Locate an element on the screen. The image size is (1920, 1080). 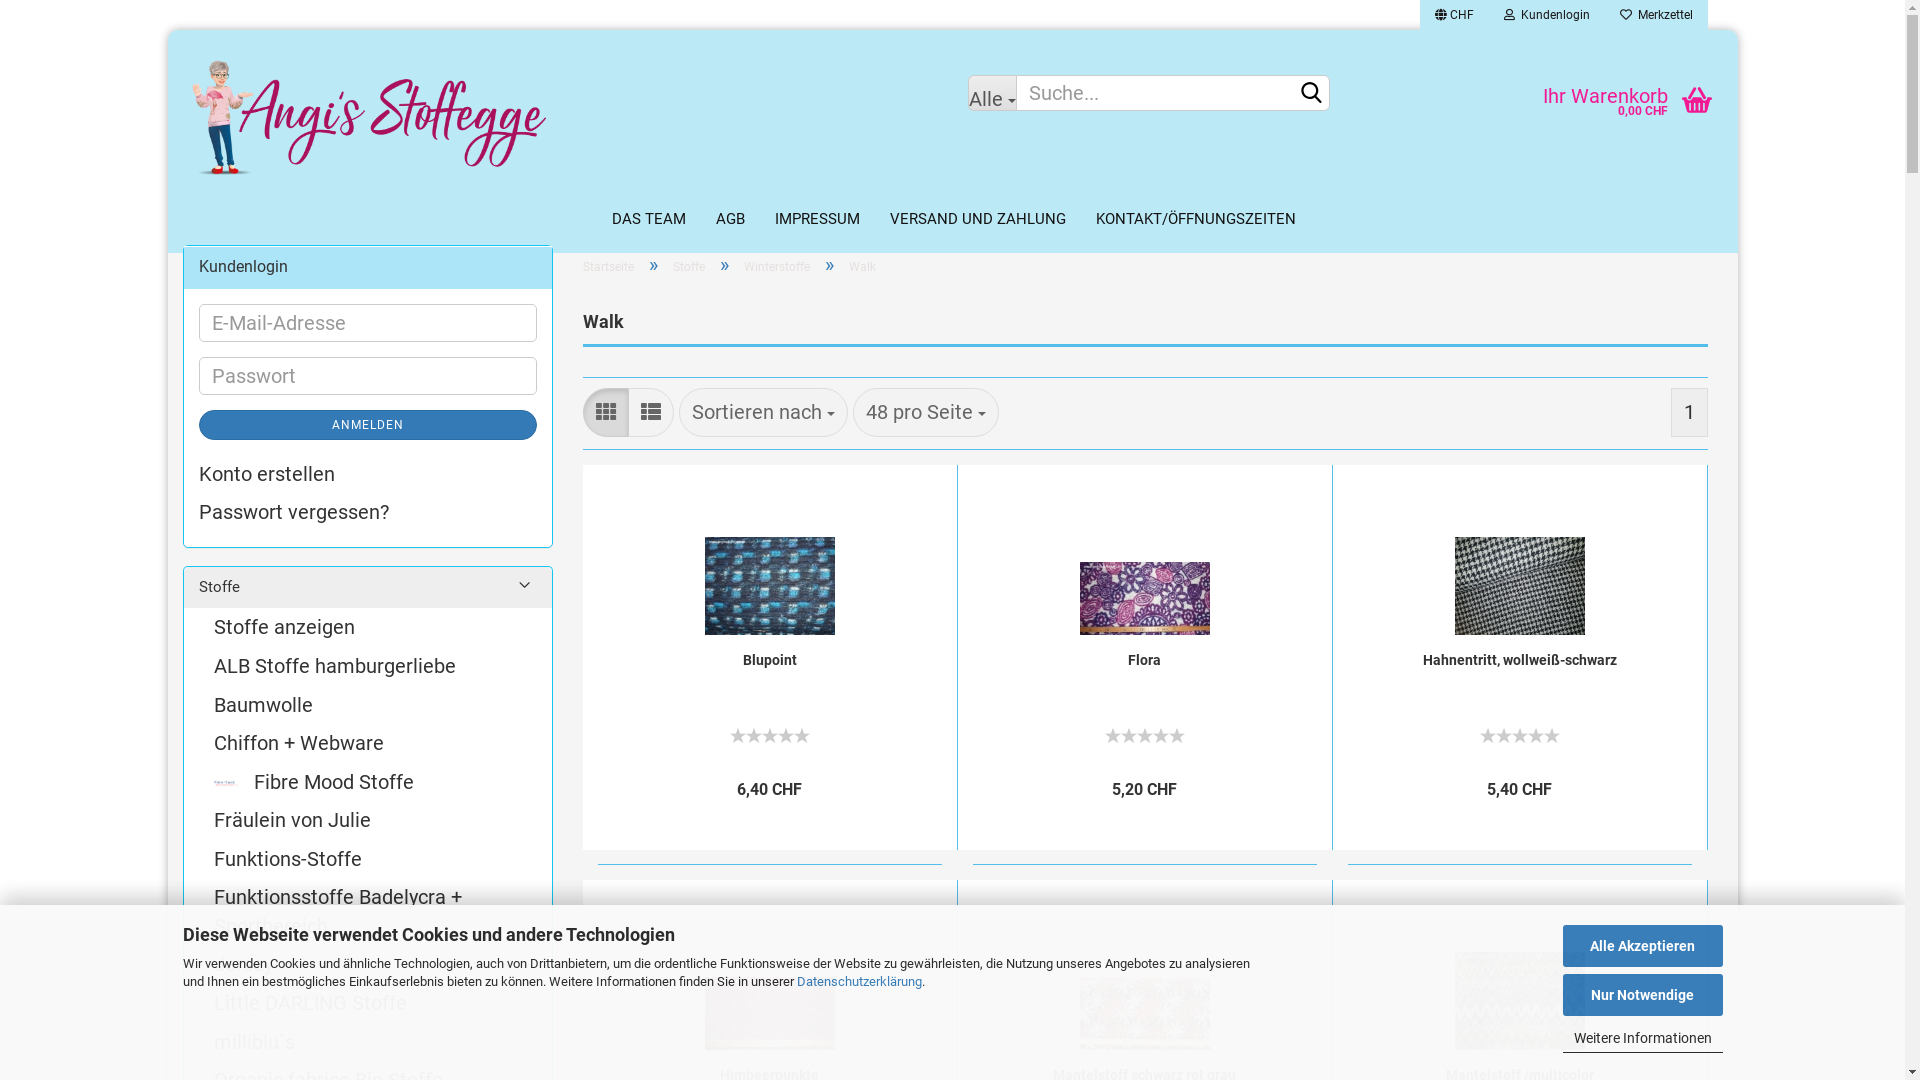
'Alle' is located at coordinates (992, 92).